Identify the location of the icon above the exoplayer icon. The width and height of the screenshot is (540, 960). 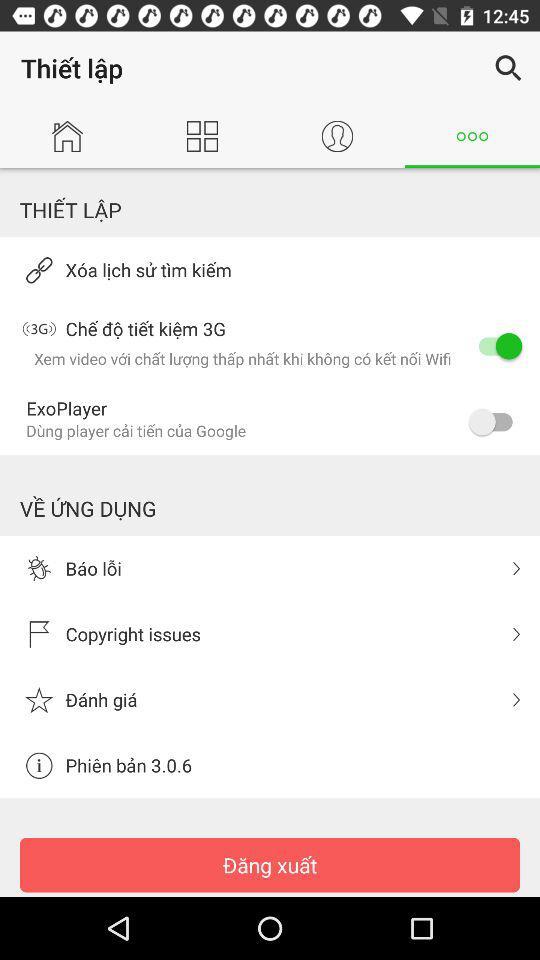
(494, 346).